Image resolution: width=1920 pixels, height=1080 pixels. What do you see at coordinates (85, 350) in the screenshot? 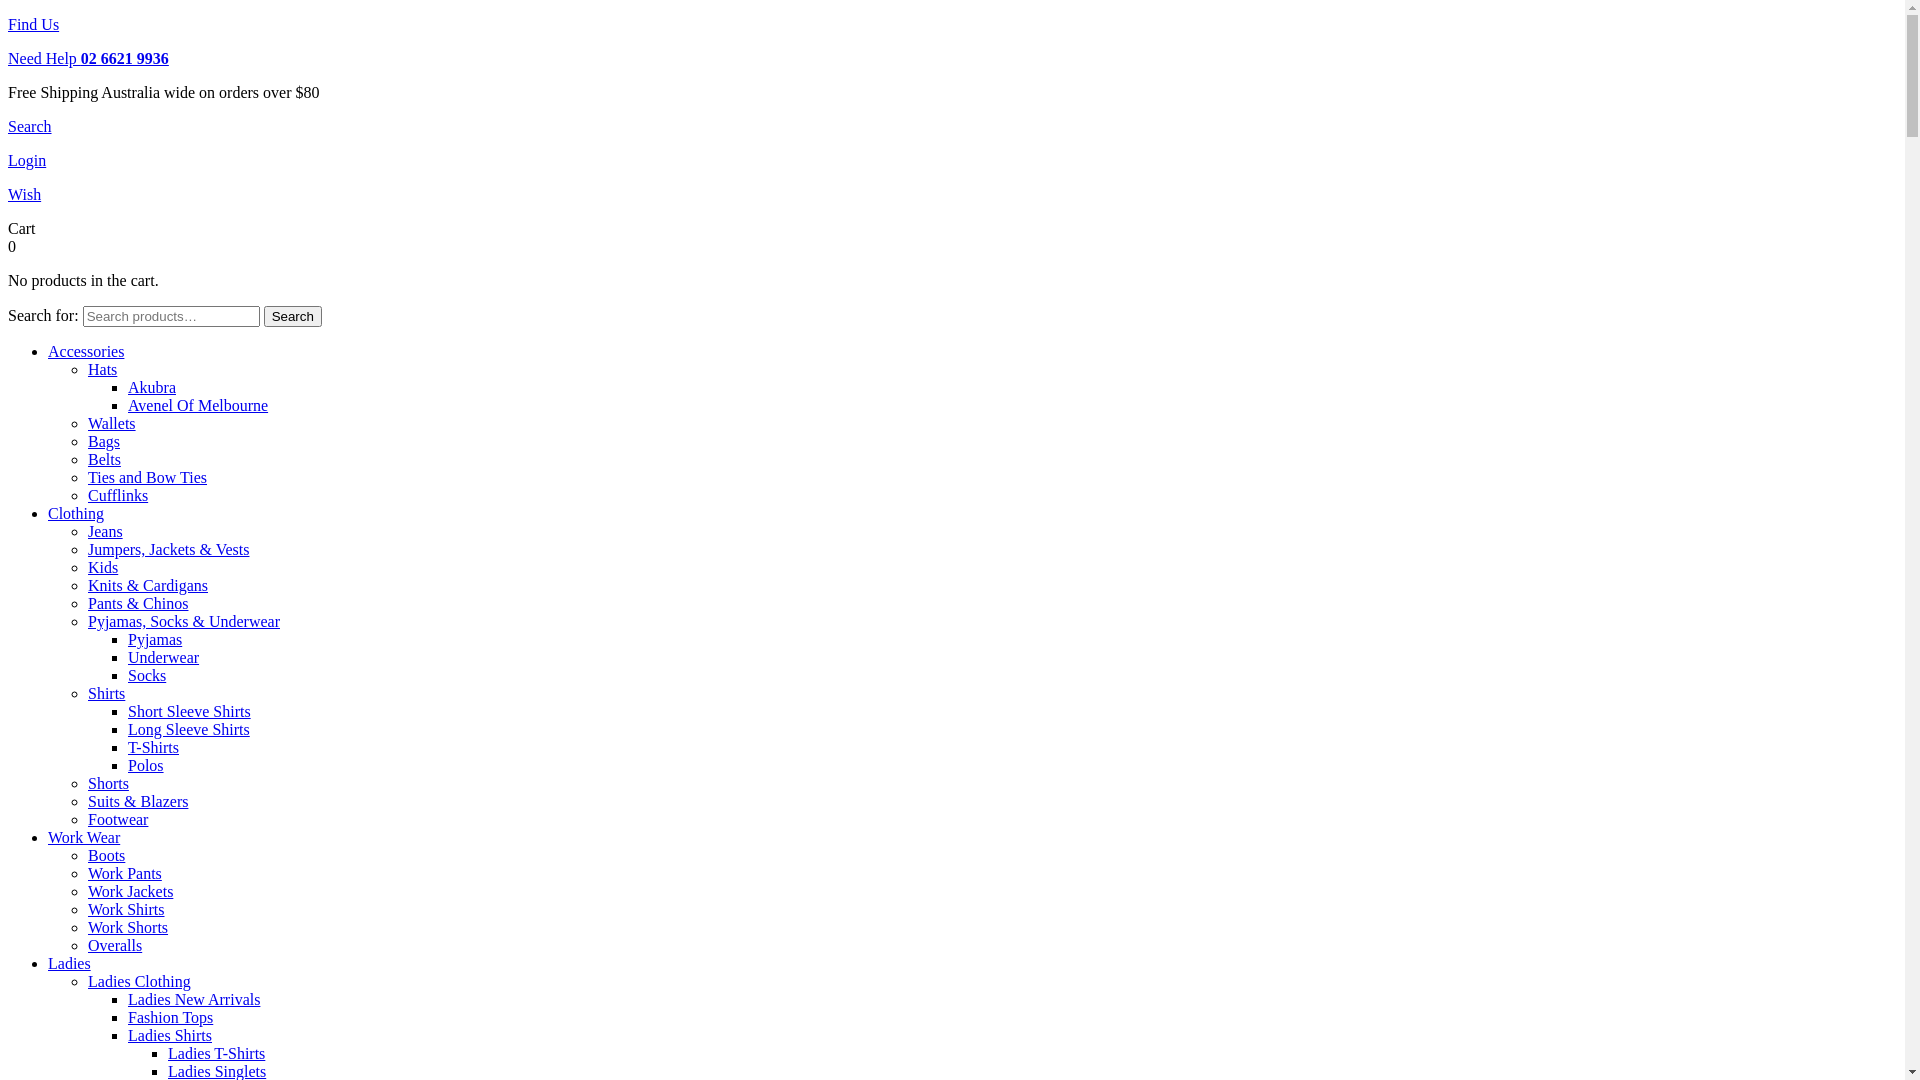
I see `'Accessories'` at bounding box center [85, 350].